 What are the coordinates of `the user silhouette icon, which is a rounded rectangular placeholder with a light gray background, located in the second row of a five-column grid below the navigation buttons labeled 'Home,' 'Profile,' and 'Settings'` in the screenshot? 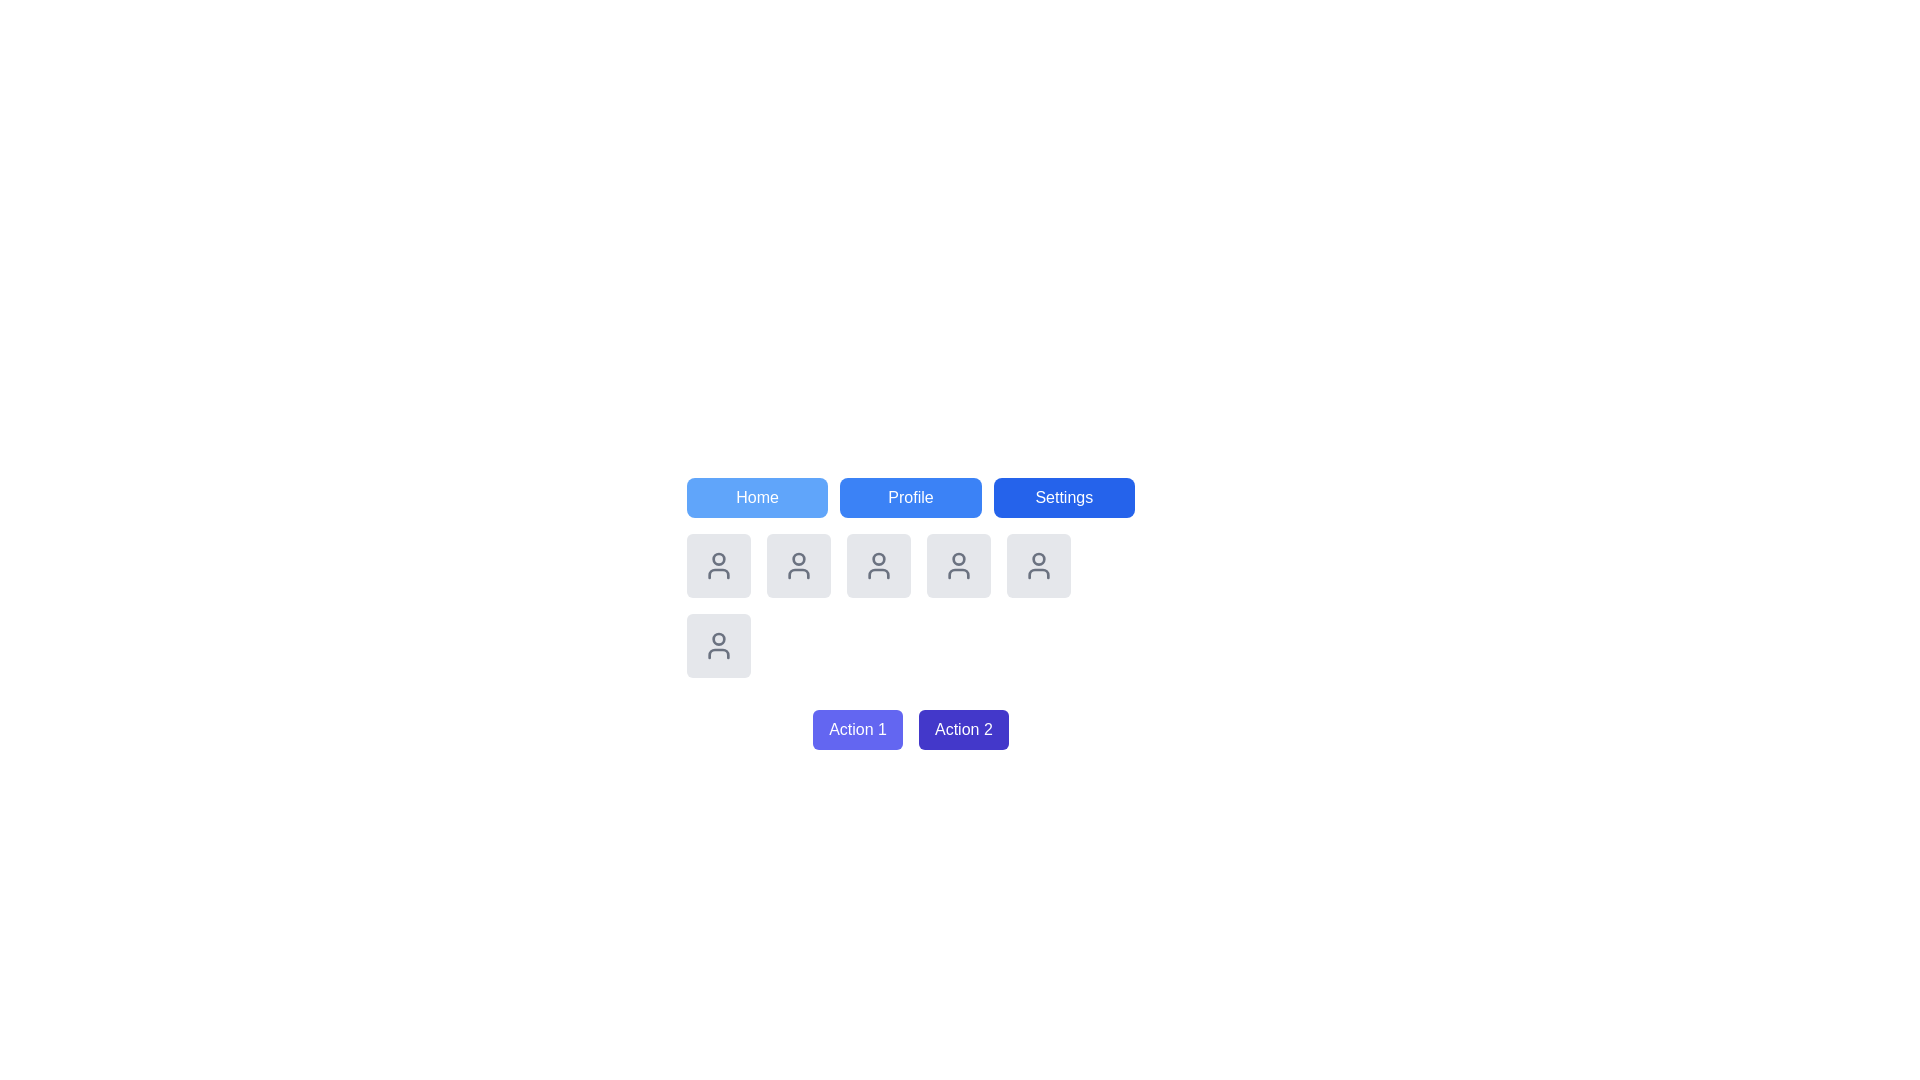 It's located at (878, 566).